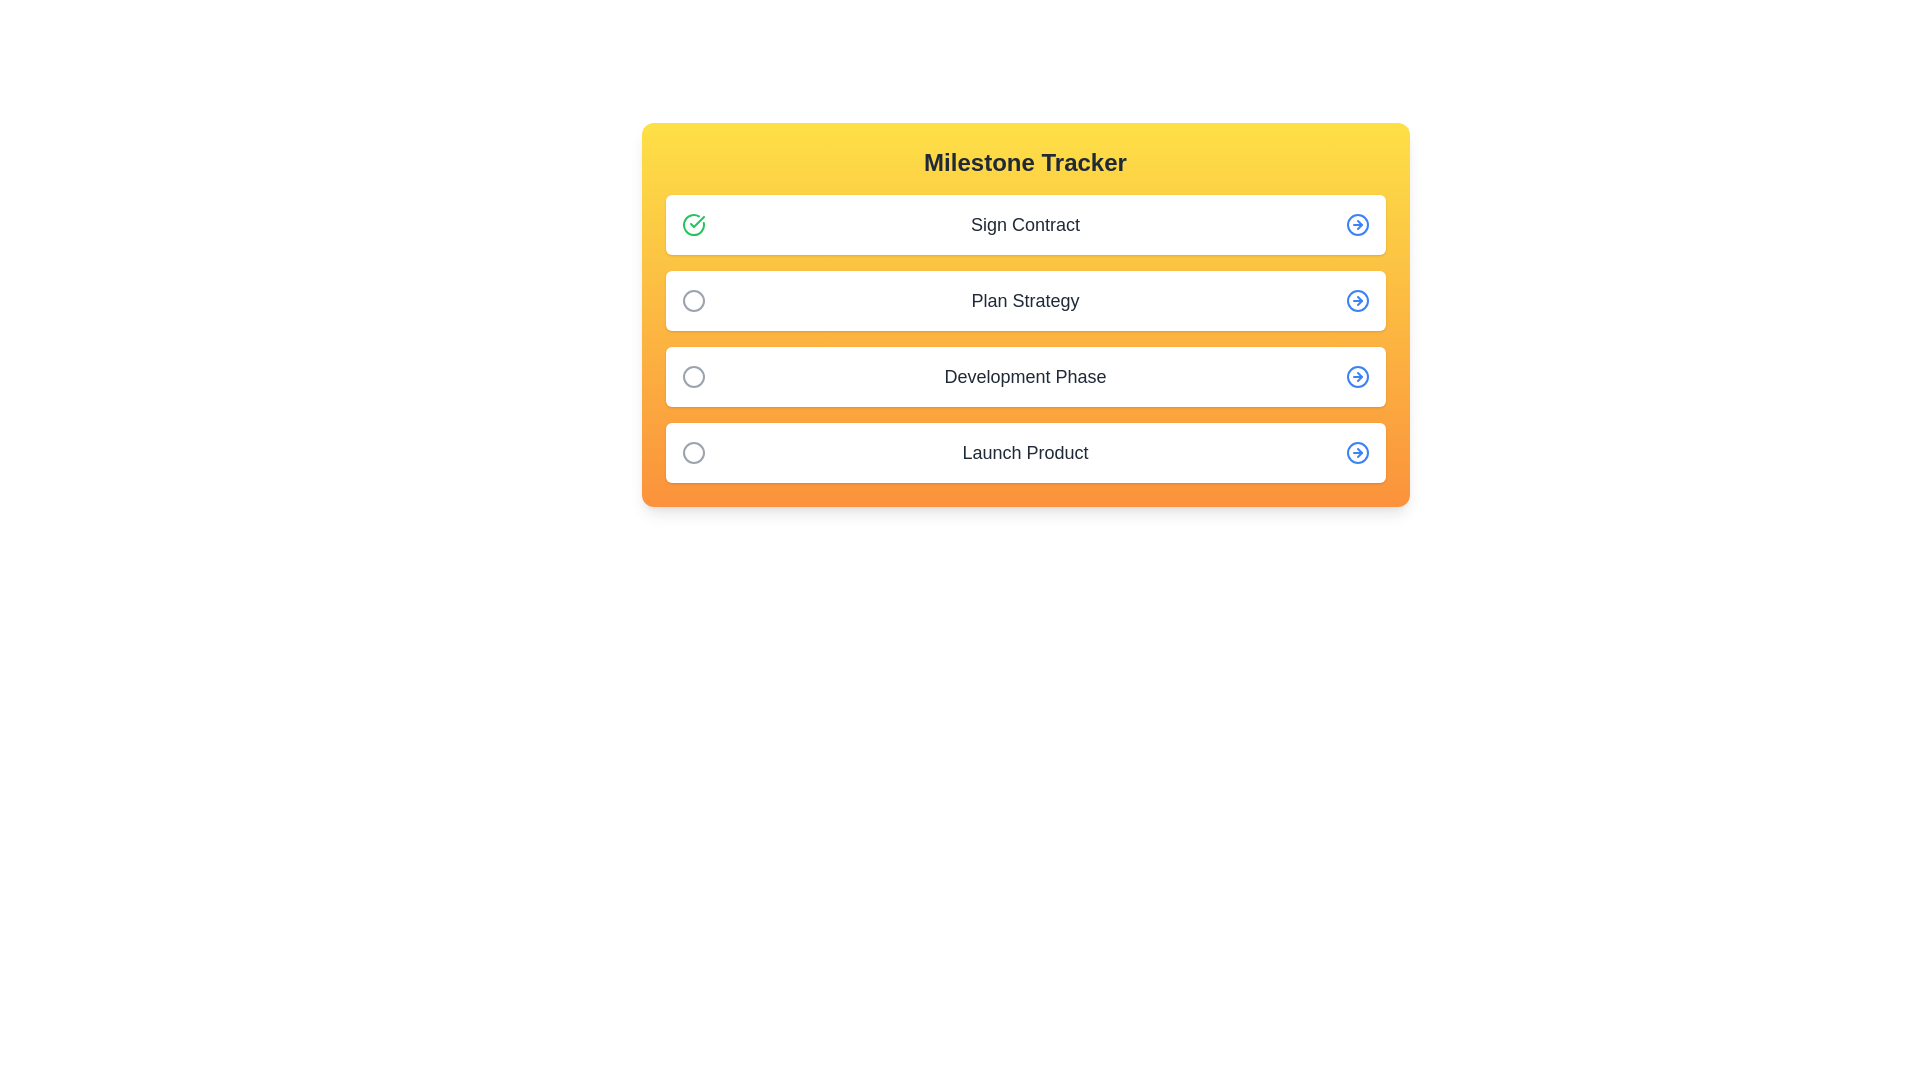 This screenshot has width=1920, height=1080. I want to click on the 'Launch Product' step in the sequence, so click(1025, 452).